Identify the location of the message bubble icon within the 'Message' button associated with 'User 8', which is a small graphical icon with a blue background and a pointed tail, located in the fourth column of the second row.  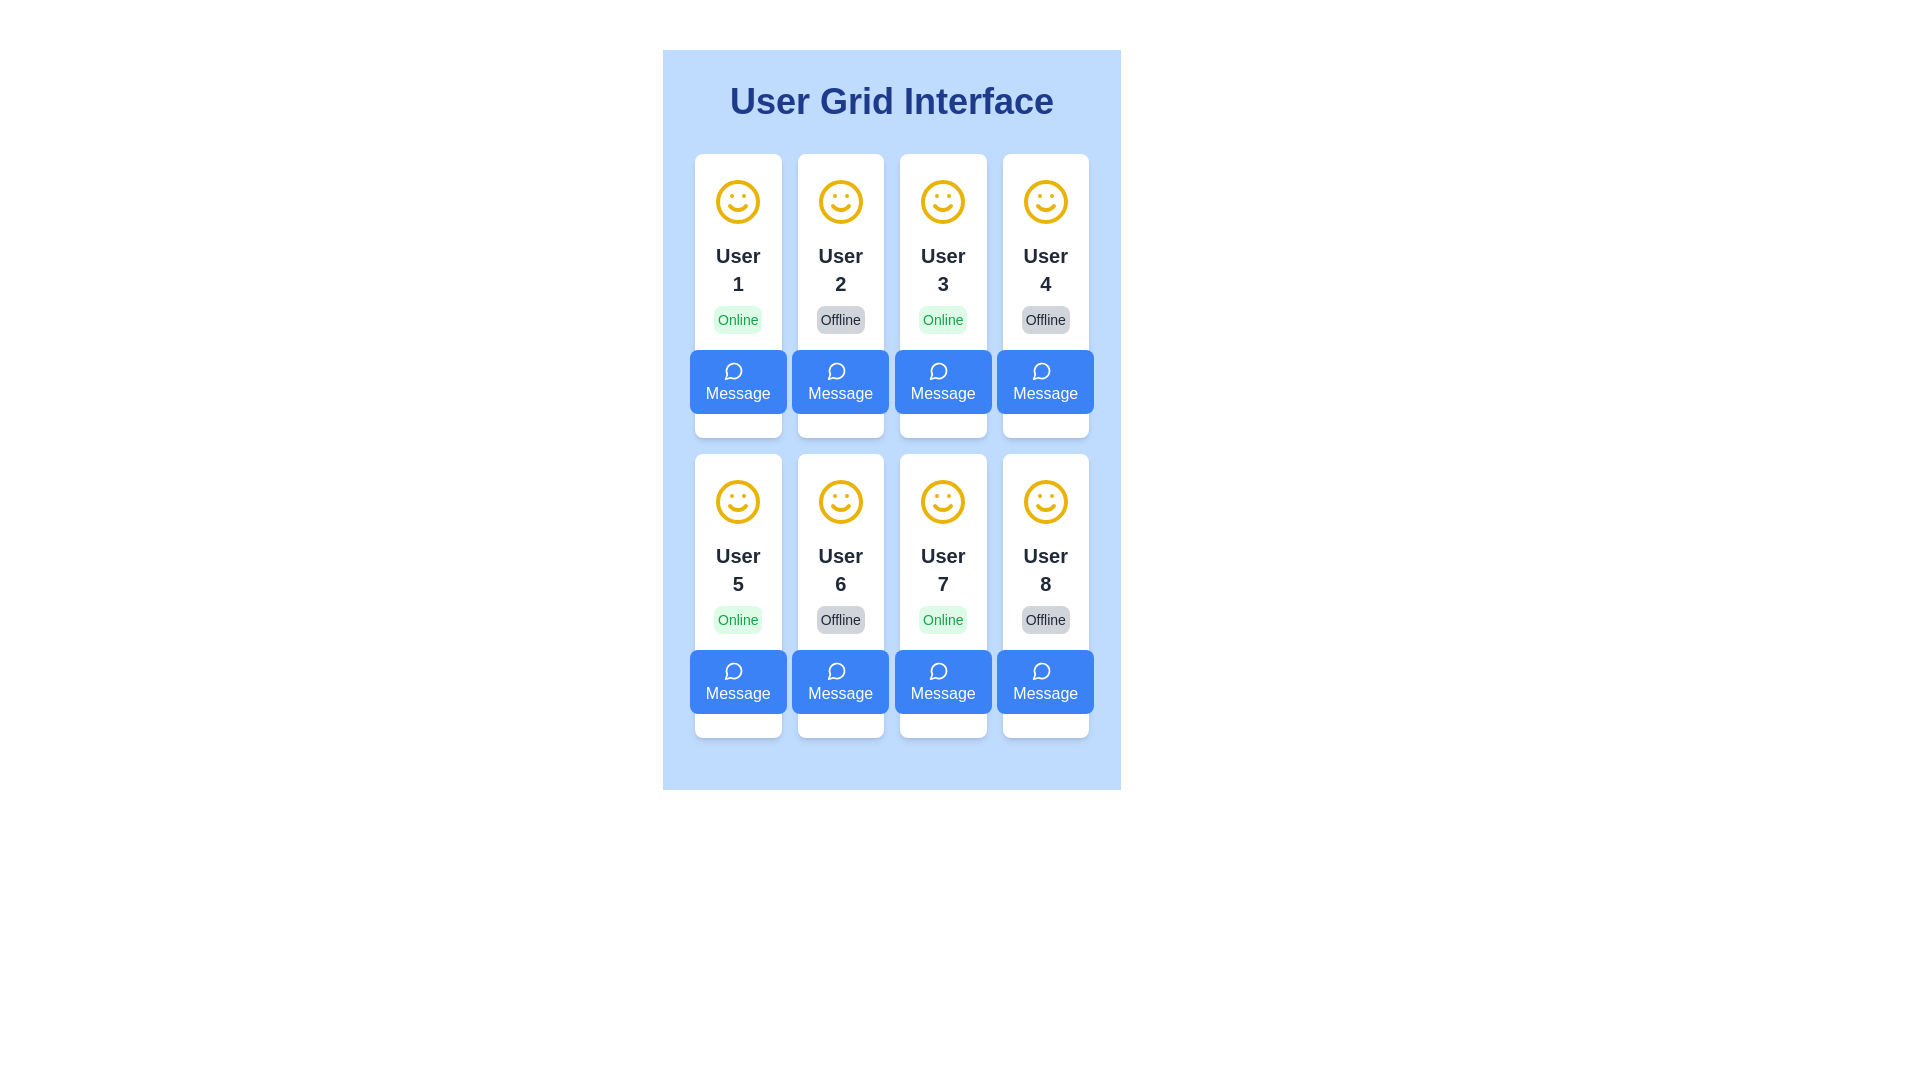
(1040, 671).